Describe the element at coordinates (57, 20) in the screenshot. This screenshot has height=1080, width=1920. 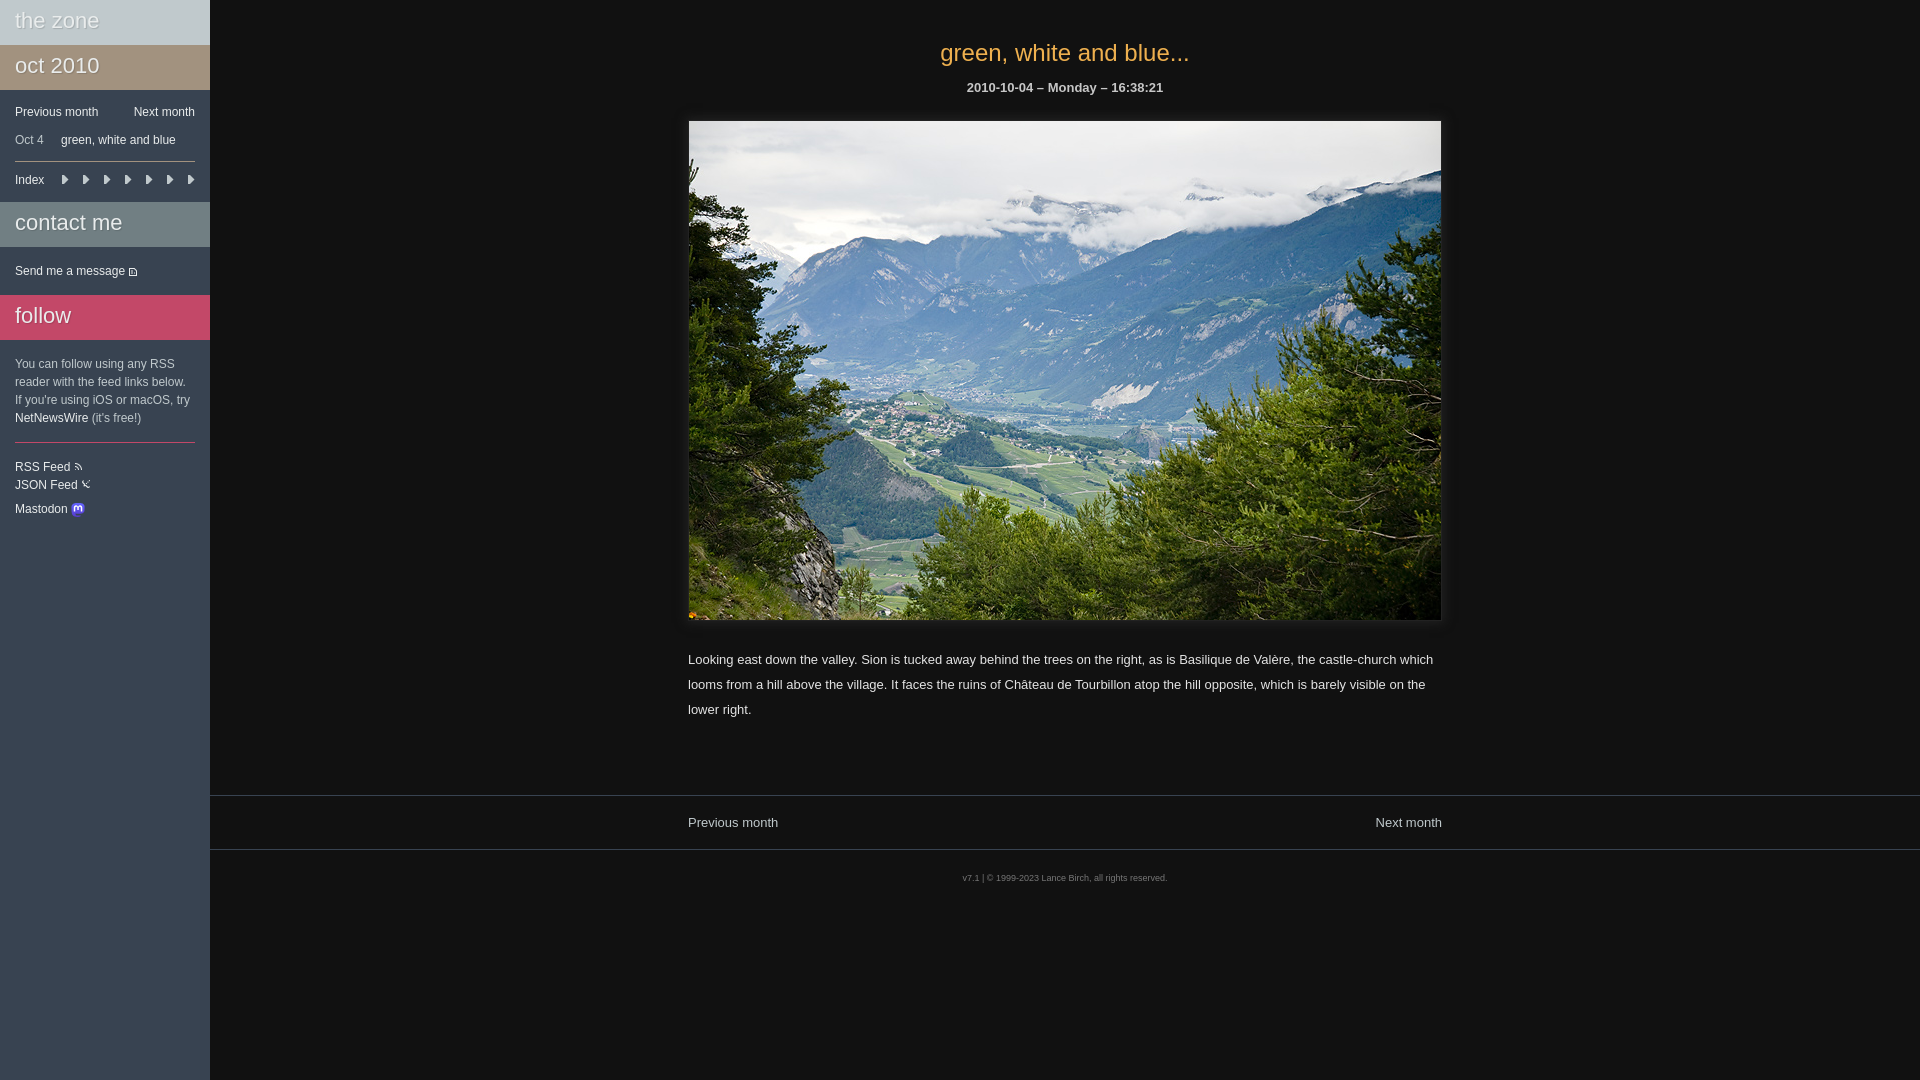
I see `'the zone'` at that location.